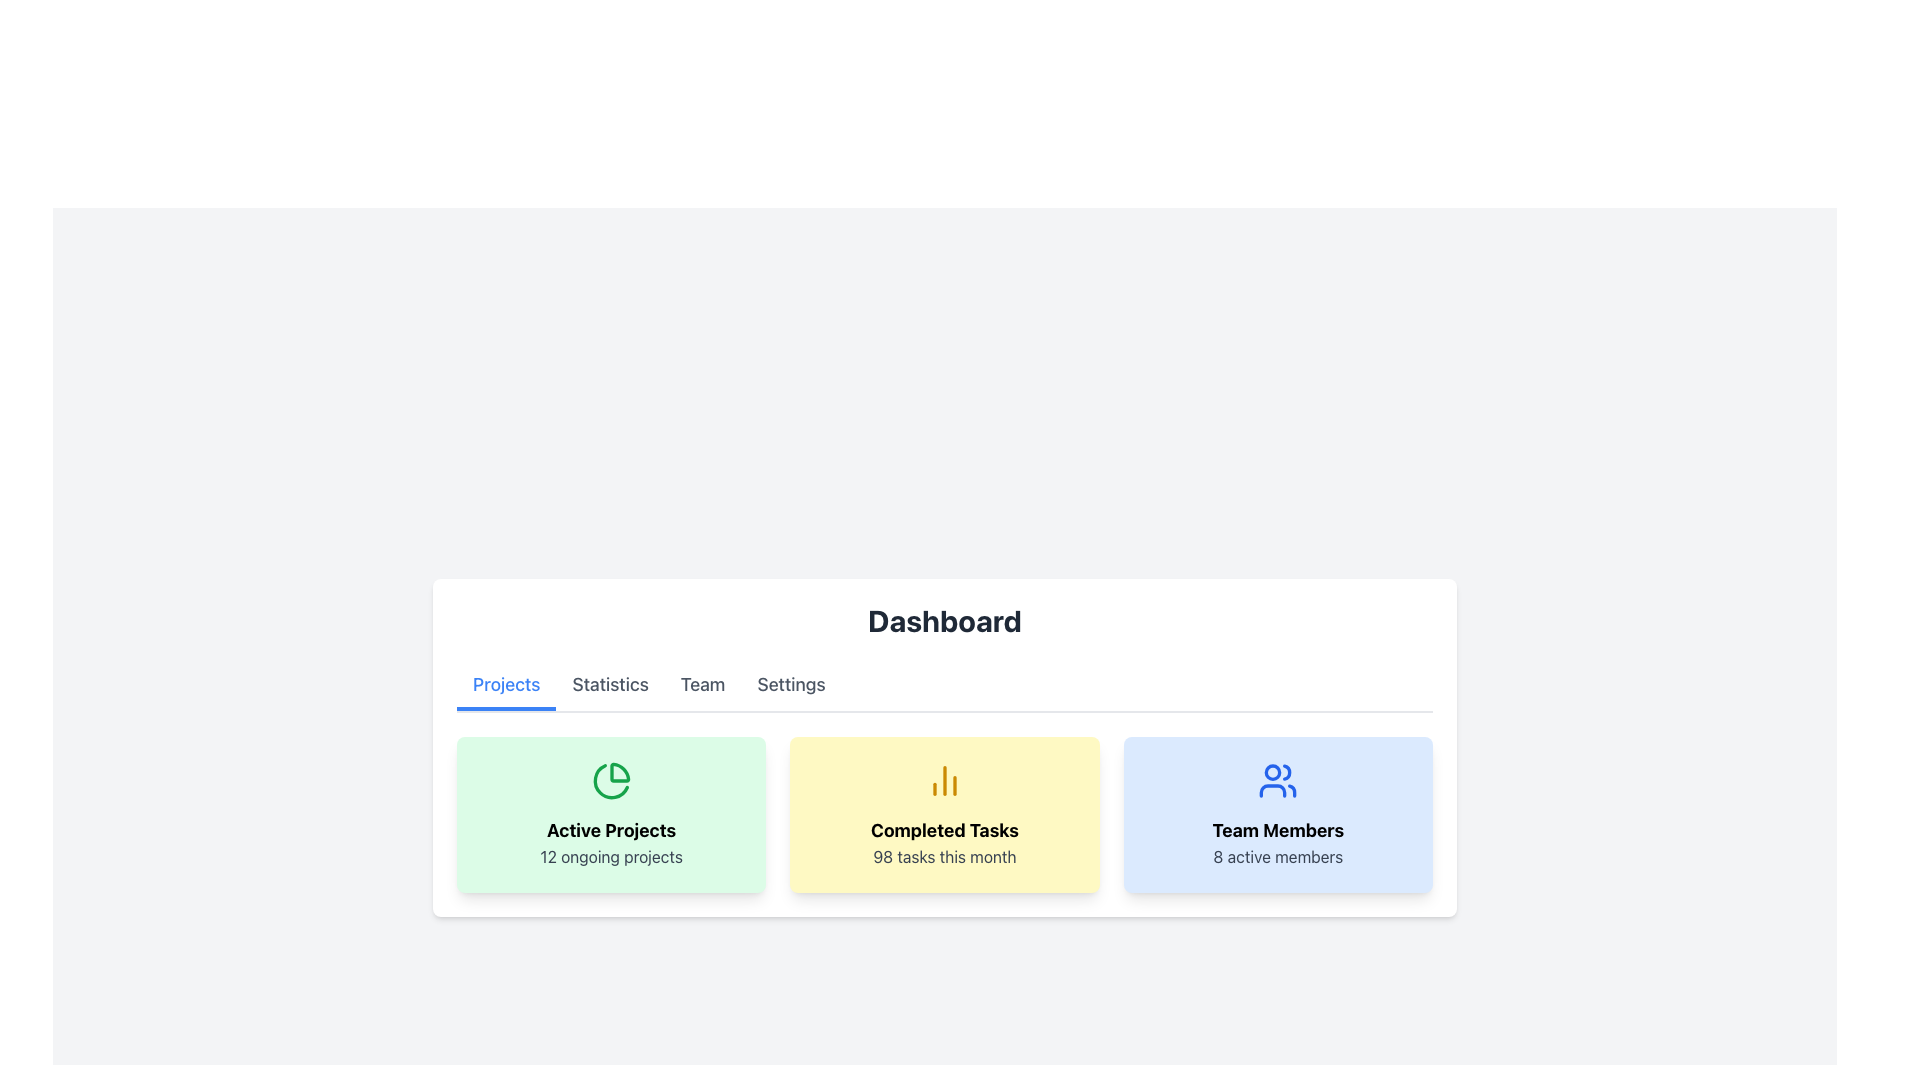  What do you see at coordinates (703, 685) in the screenshot?
I see `the 'Team' tab in the navigation bar` at bounding box center [703, 685].